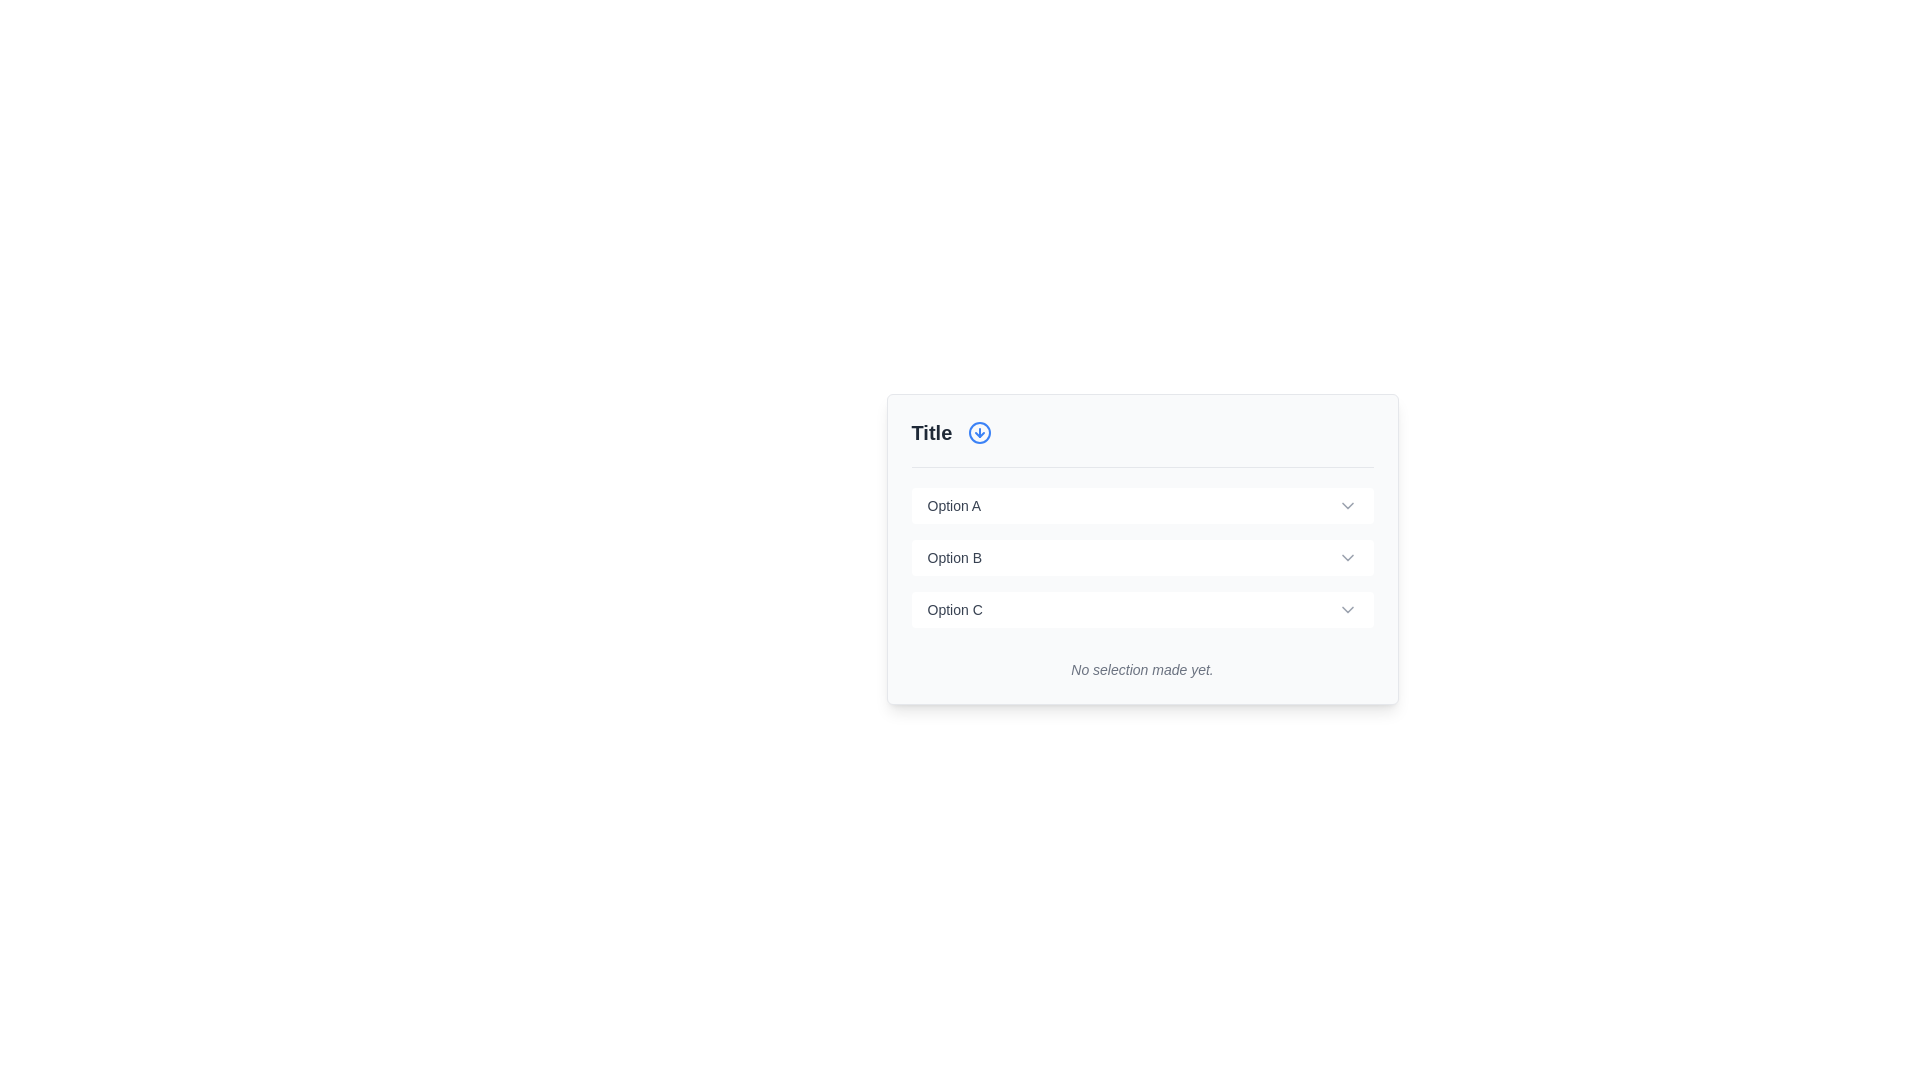  I want to click on the text label that reads 'No selection made yet.' located at the bottom of the options section, directly beneath Option C, so click(1142, 662).